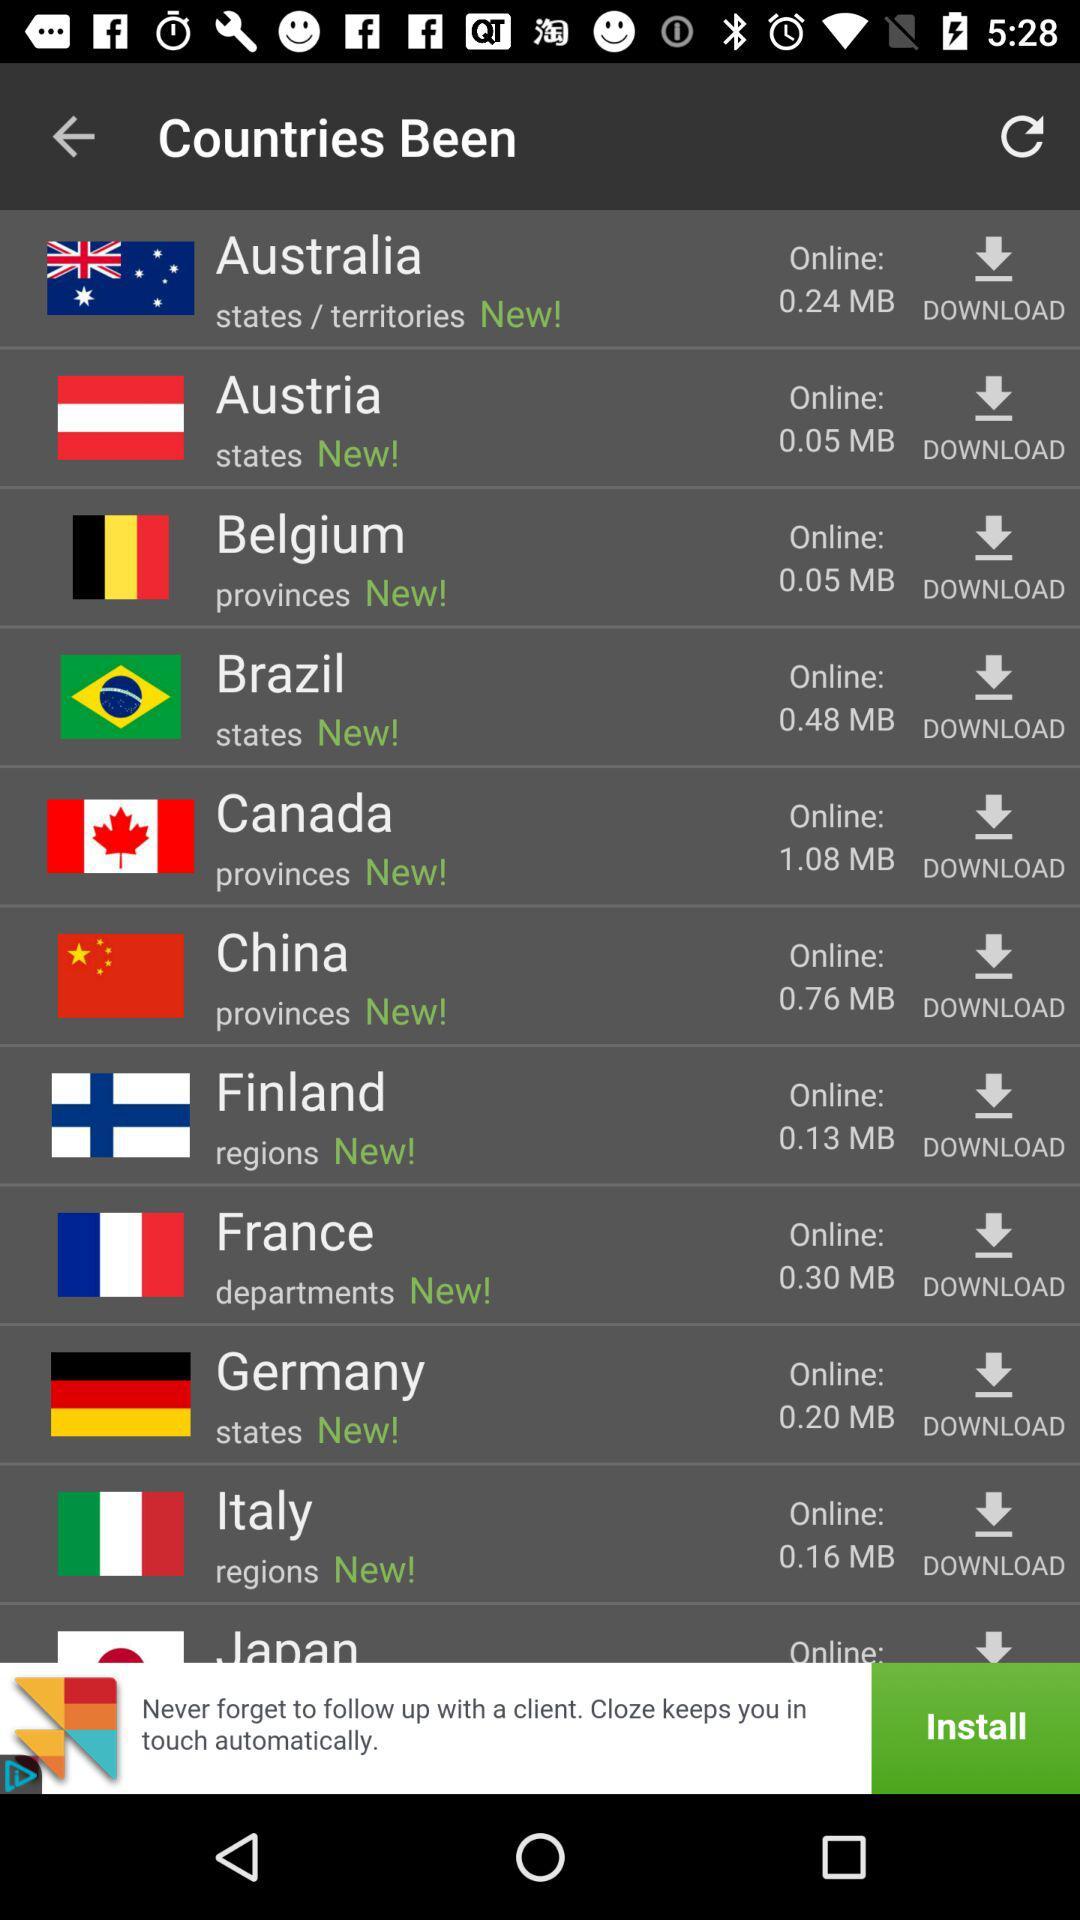 Image resolution: width=1080 pixels, height=1920 pixels. Describe the element at coordinates (298, 392) in the screenshot. I see `the icon next to the 0.05 mb item` at that location.